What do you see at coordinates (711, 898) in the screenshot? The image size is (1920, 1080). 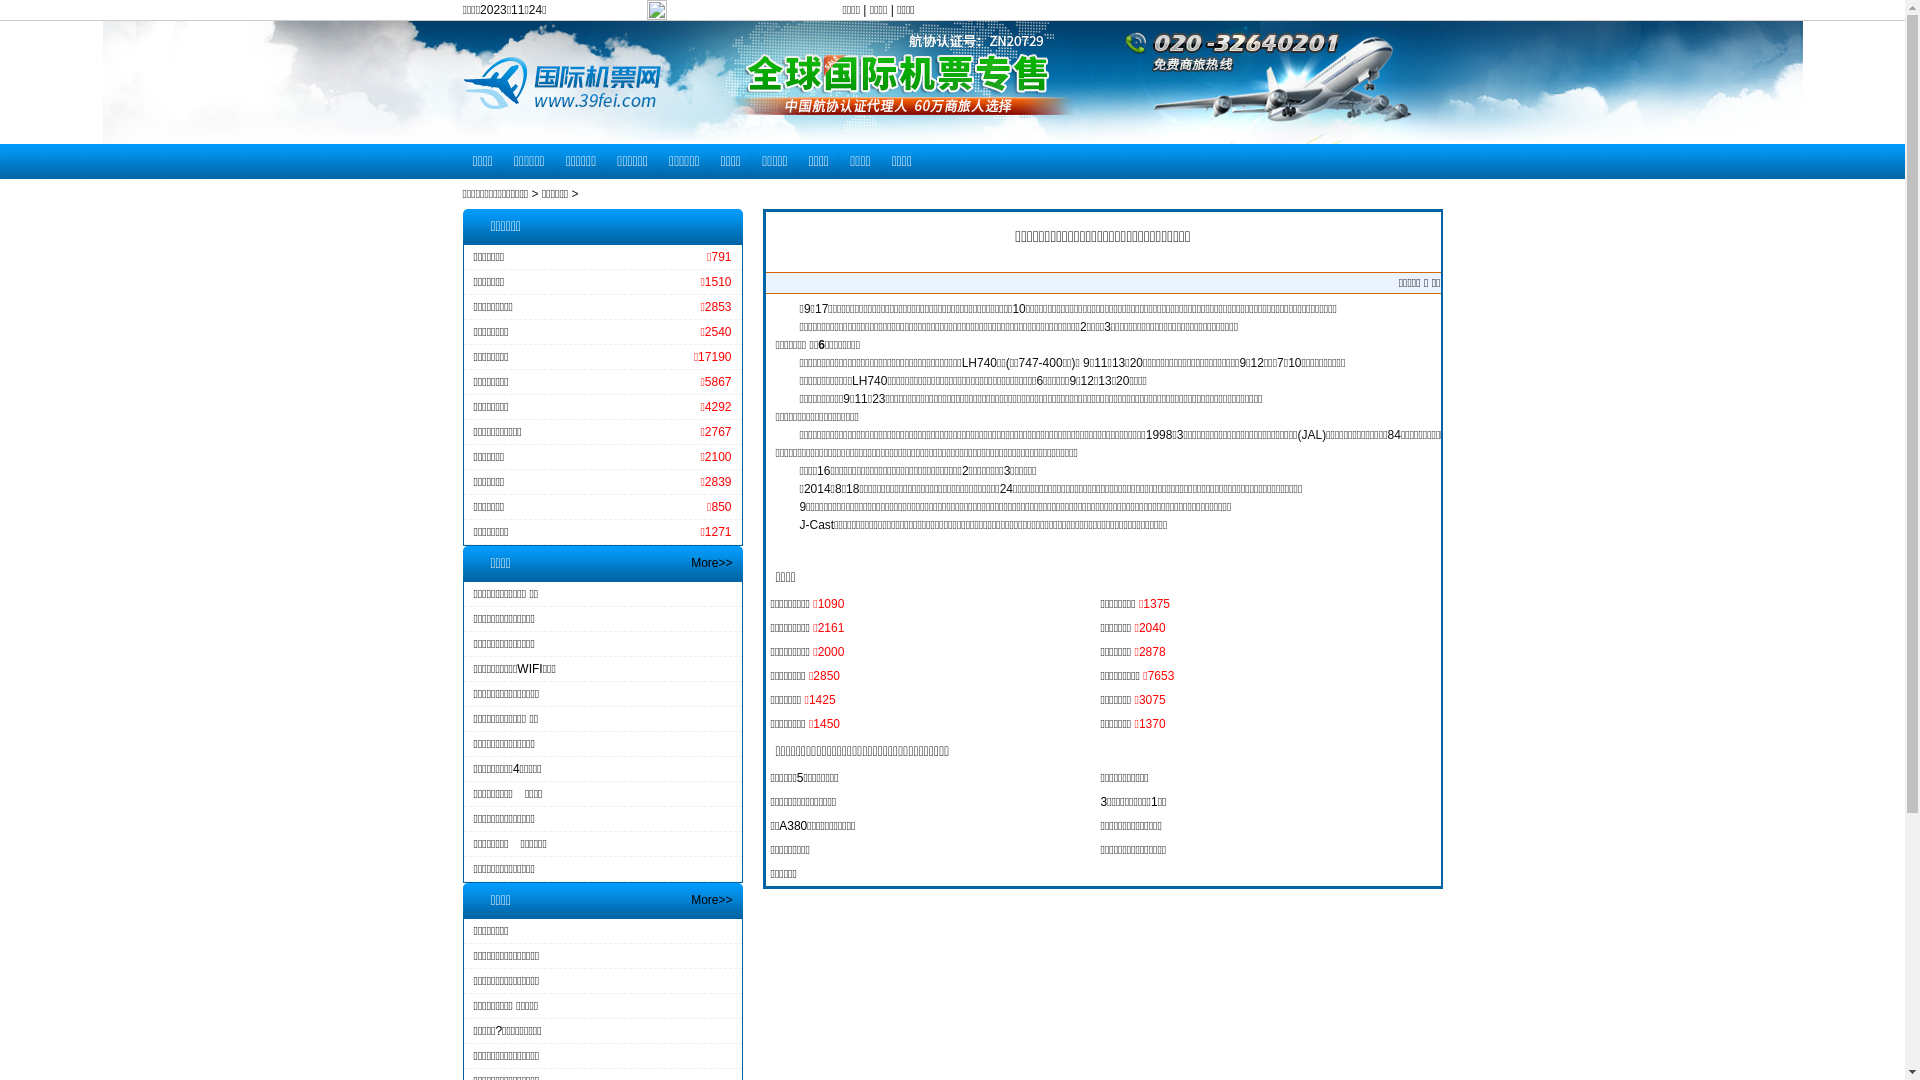 I see `'More>>'` at bounding box center [711, 898].